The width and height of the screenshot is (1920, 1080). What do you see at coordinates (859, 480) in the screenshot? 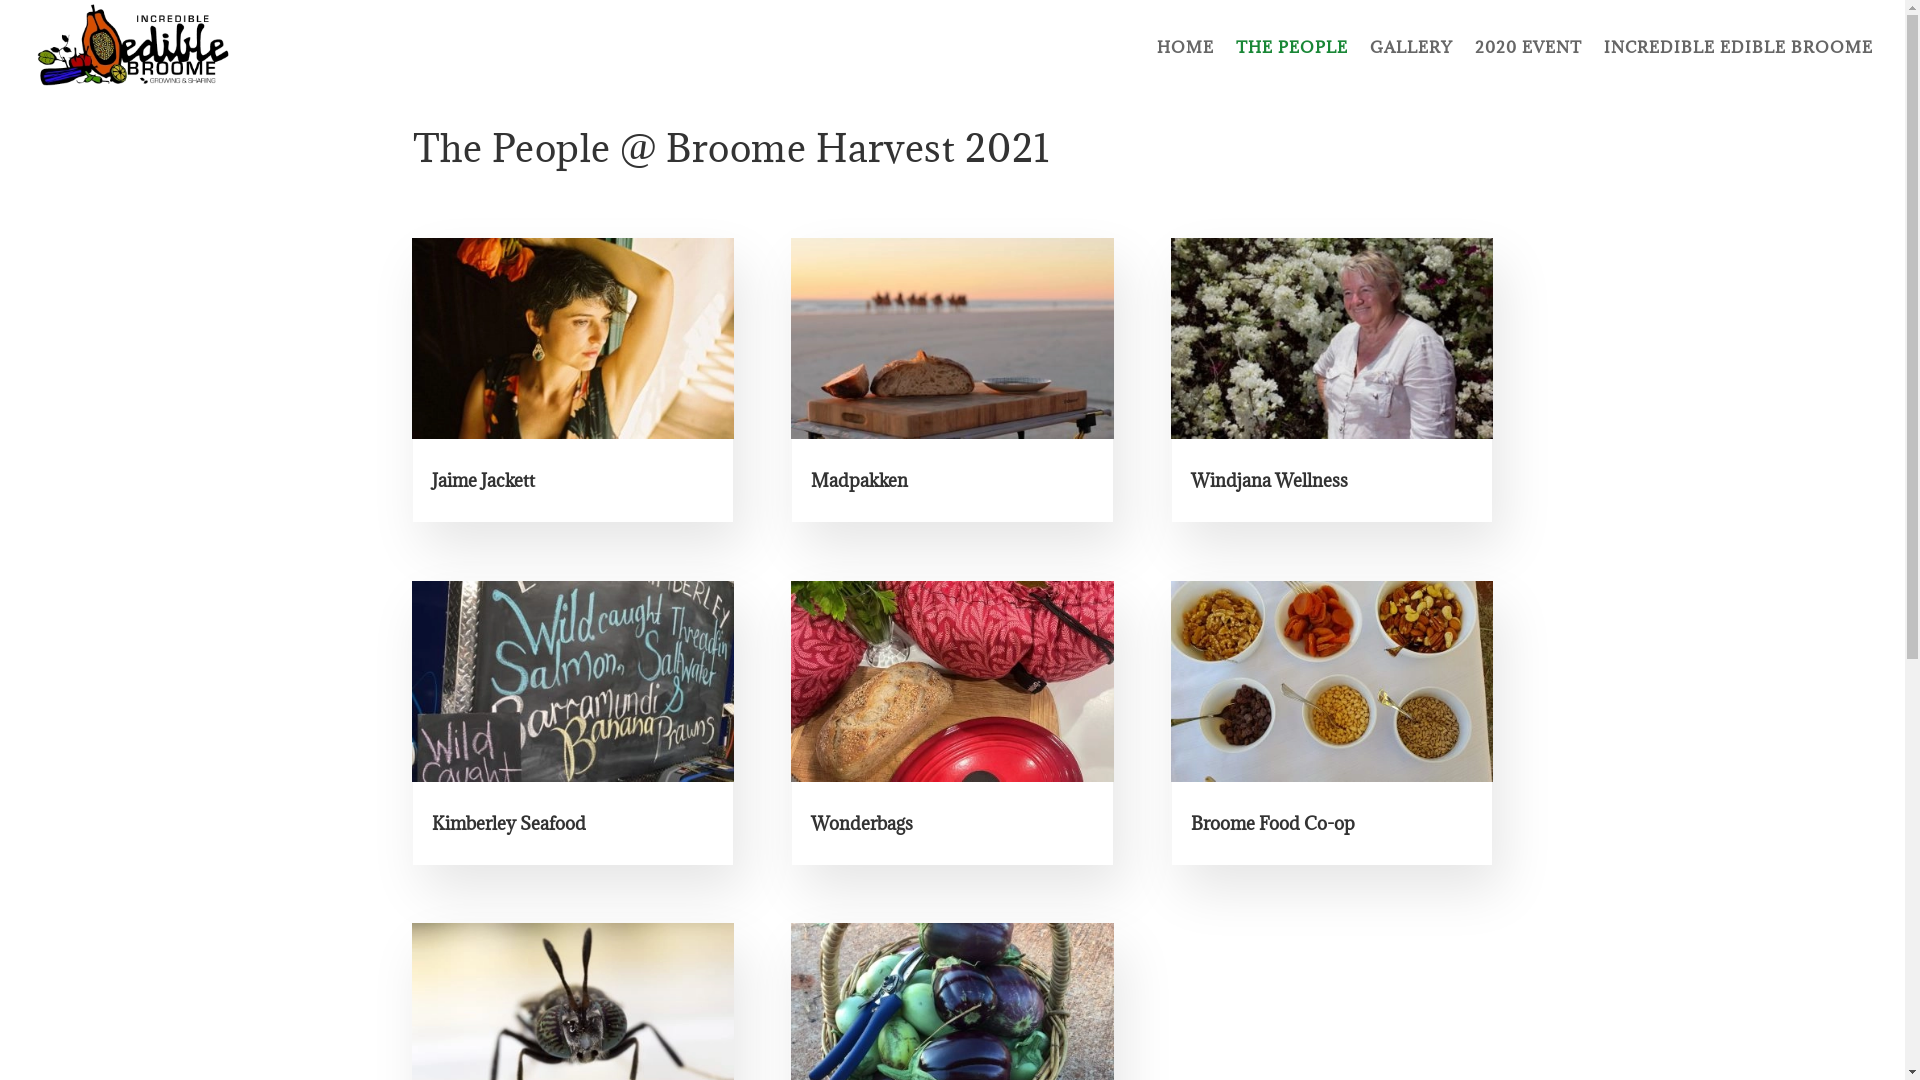
I see `'Madpakken'` at bounding box center [859, 480].